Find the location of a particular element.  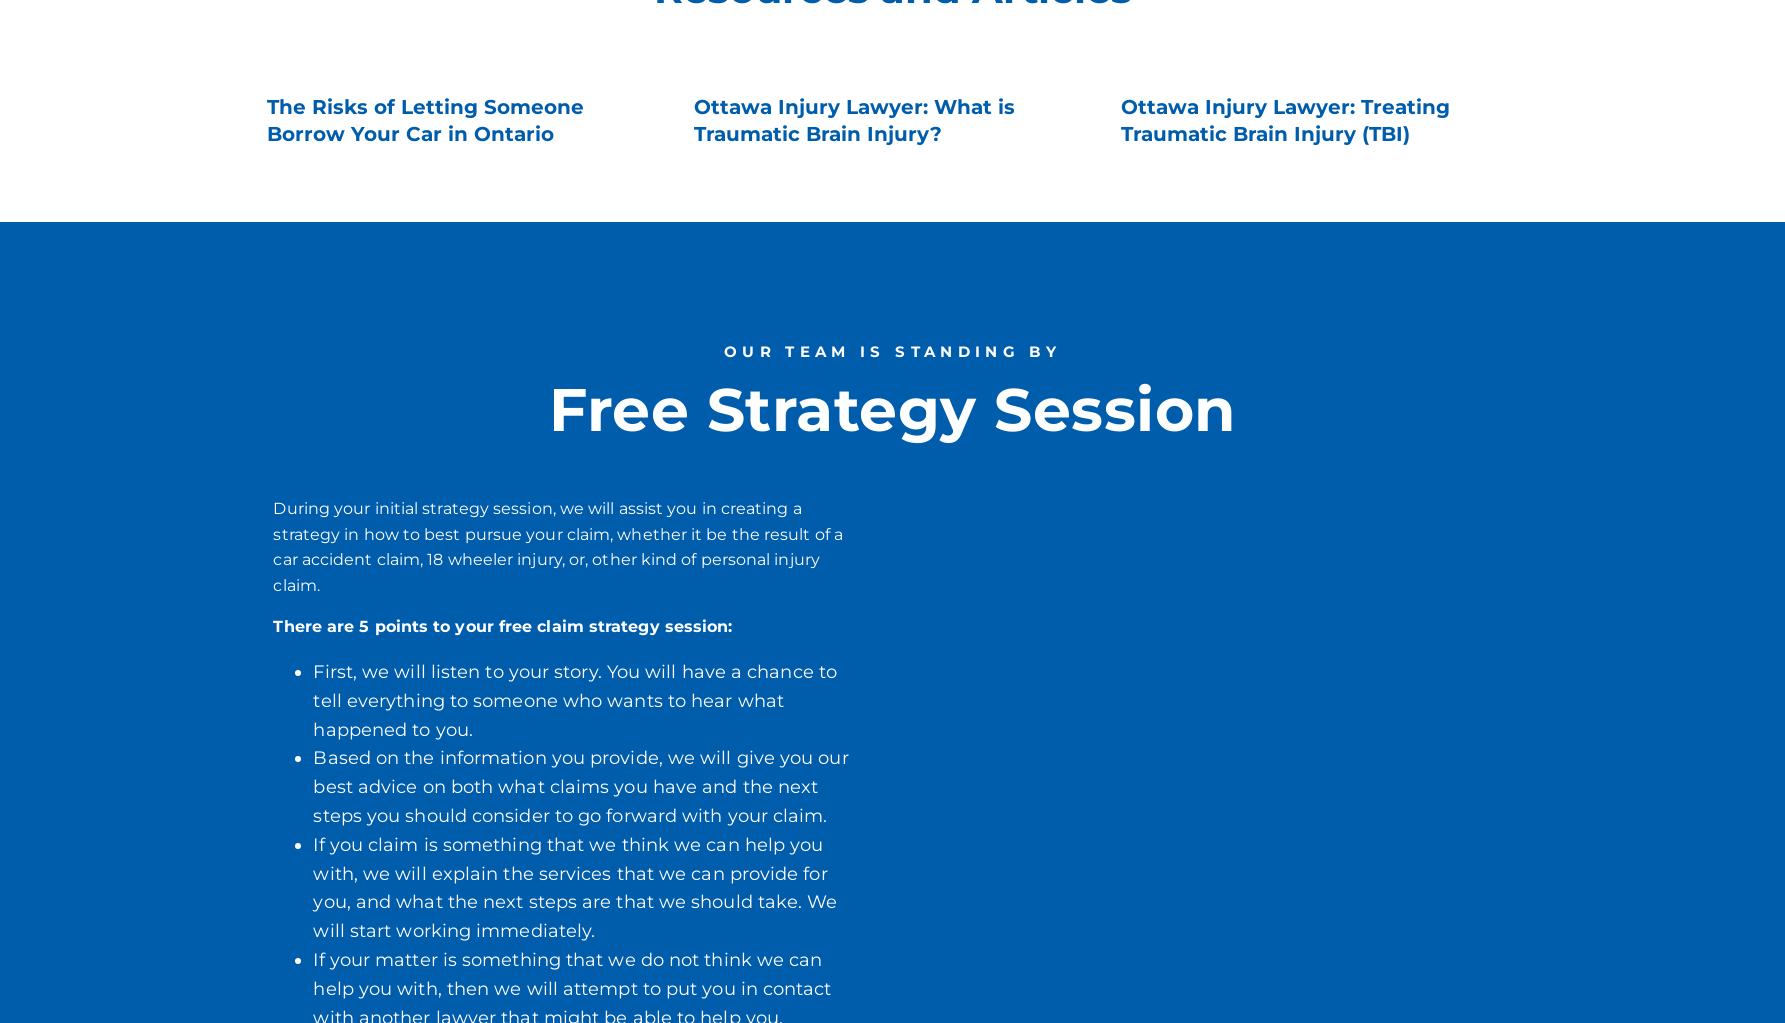

'During your initial strategy session, we will assist you in creating a strategy in how to best pursue your claim, whether it be the result of a car accident claim, 18 wheeler injury, or, other kind of personal injury claim.' is located at coordinates (557, 545).